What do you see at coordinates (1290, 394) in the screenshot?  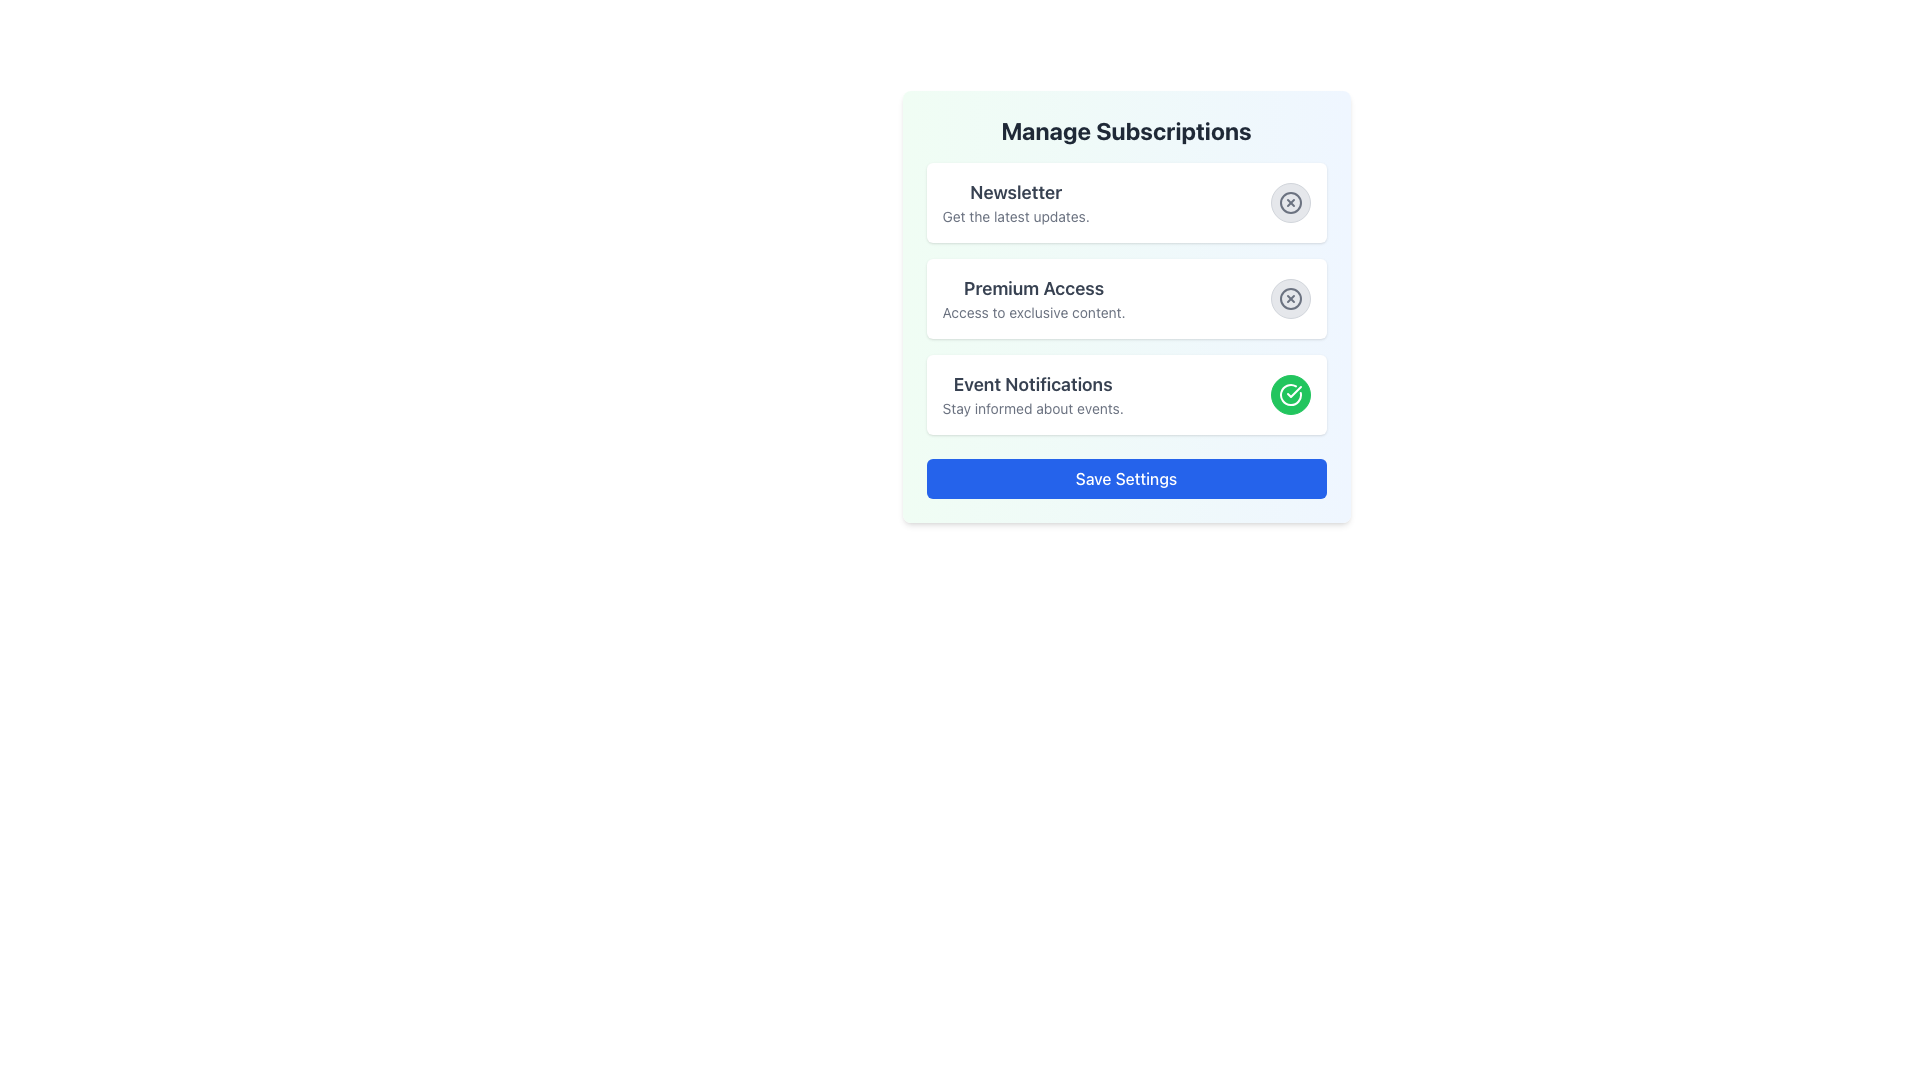 I see `the center of the circular icon with a green background and white check mark, located at the far right side of the 'Event Notifications' row in the 'Manage Subscriptions' panel` at bounding box center [1290, 394].